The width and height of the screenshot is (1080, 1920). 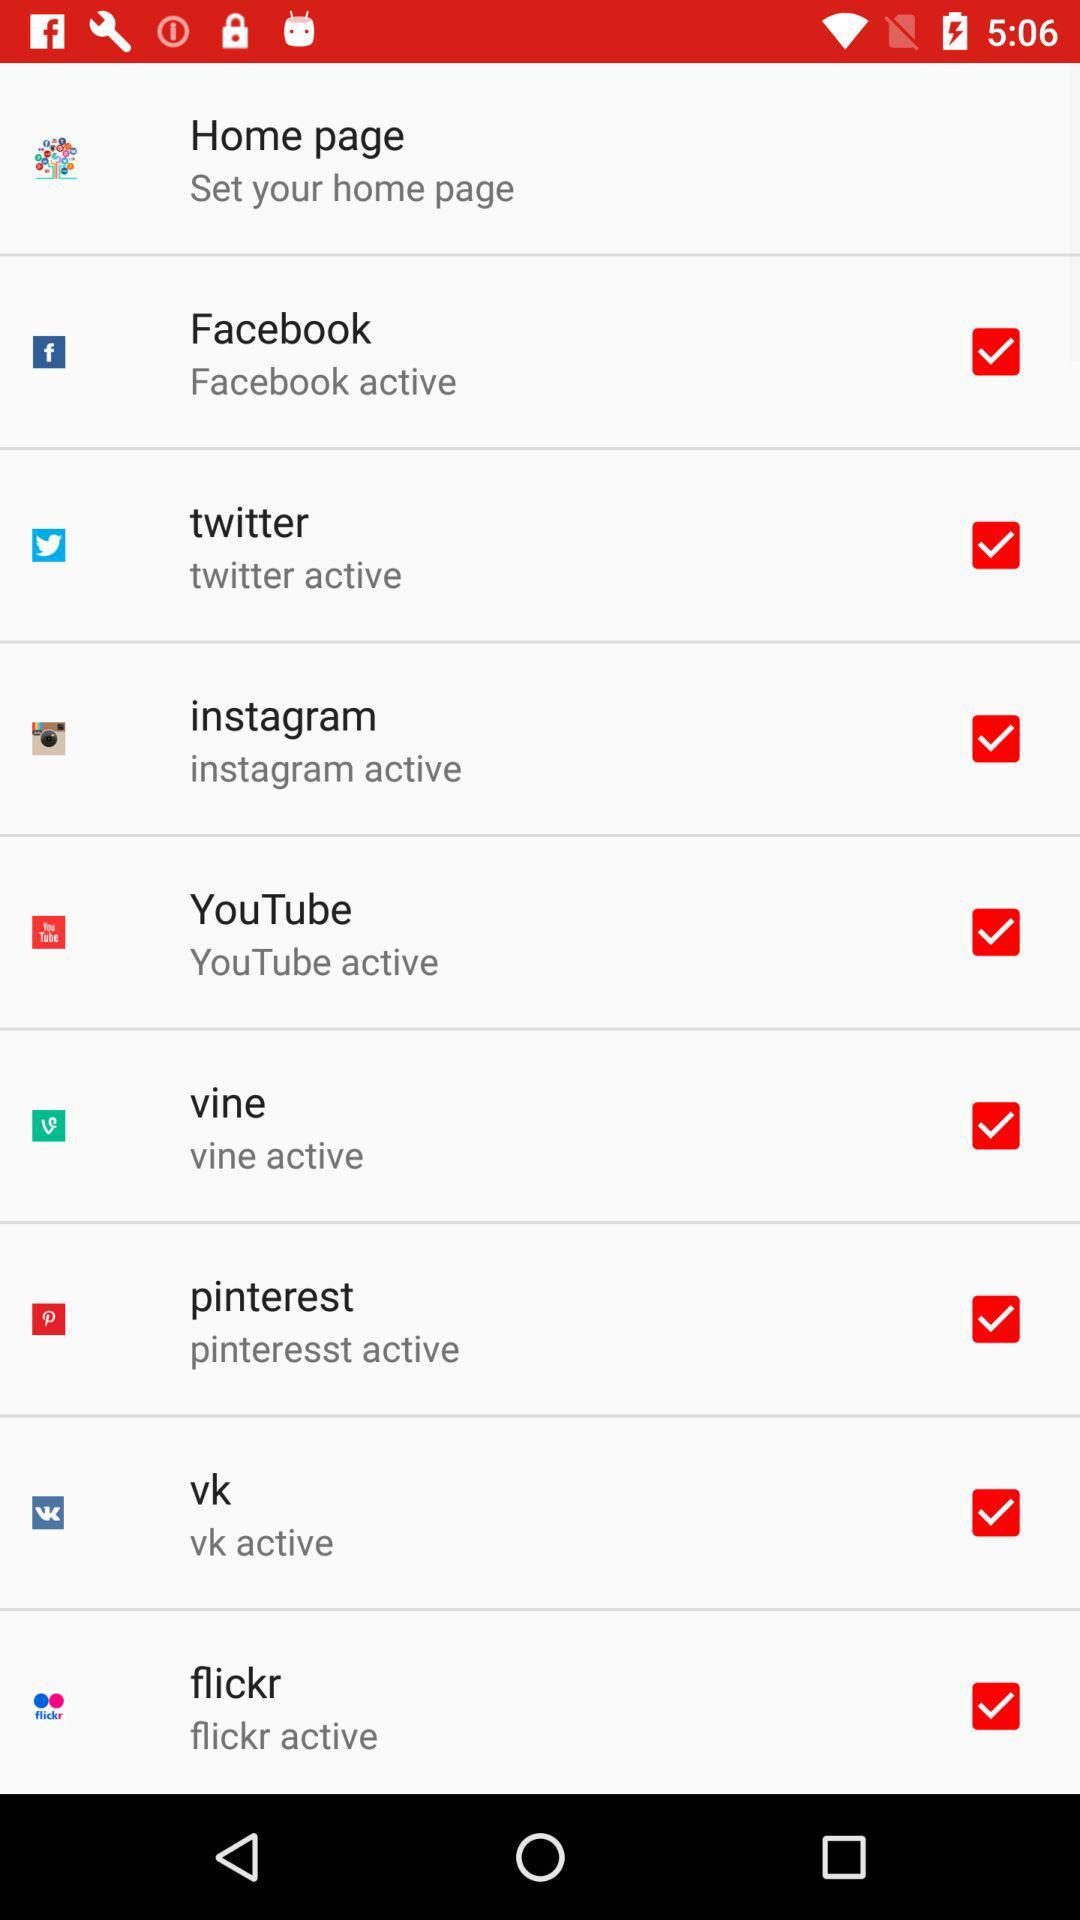 What do you see at coordinates (295, 572) in the screenshot?
I see `twitter active` at bounding box center [295, 572].